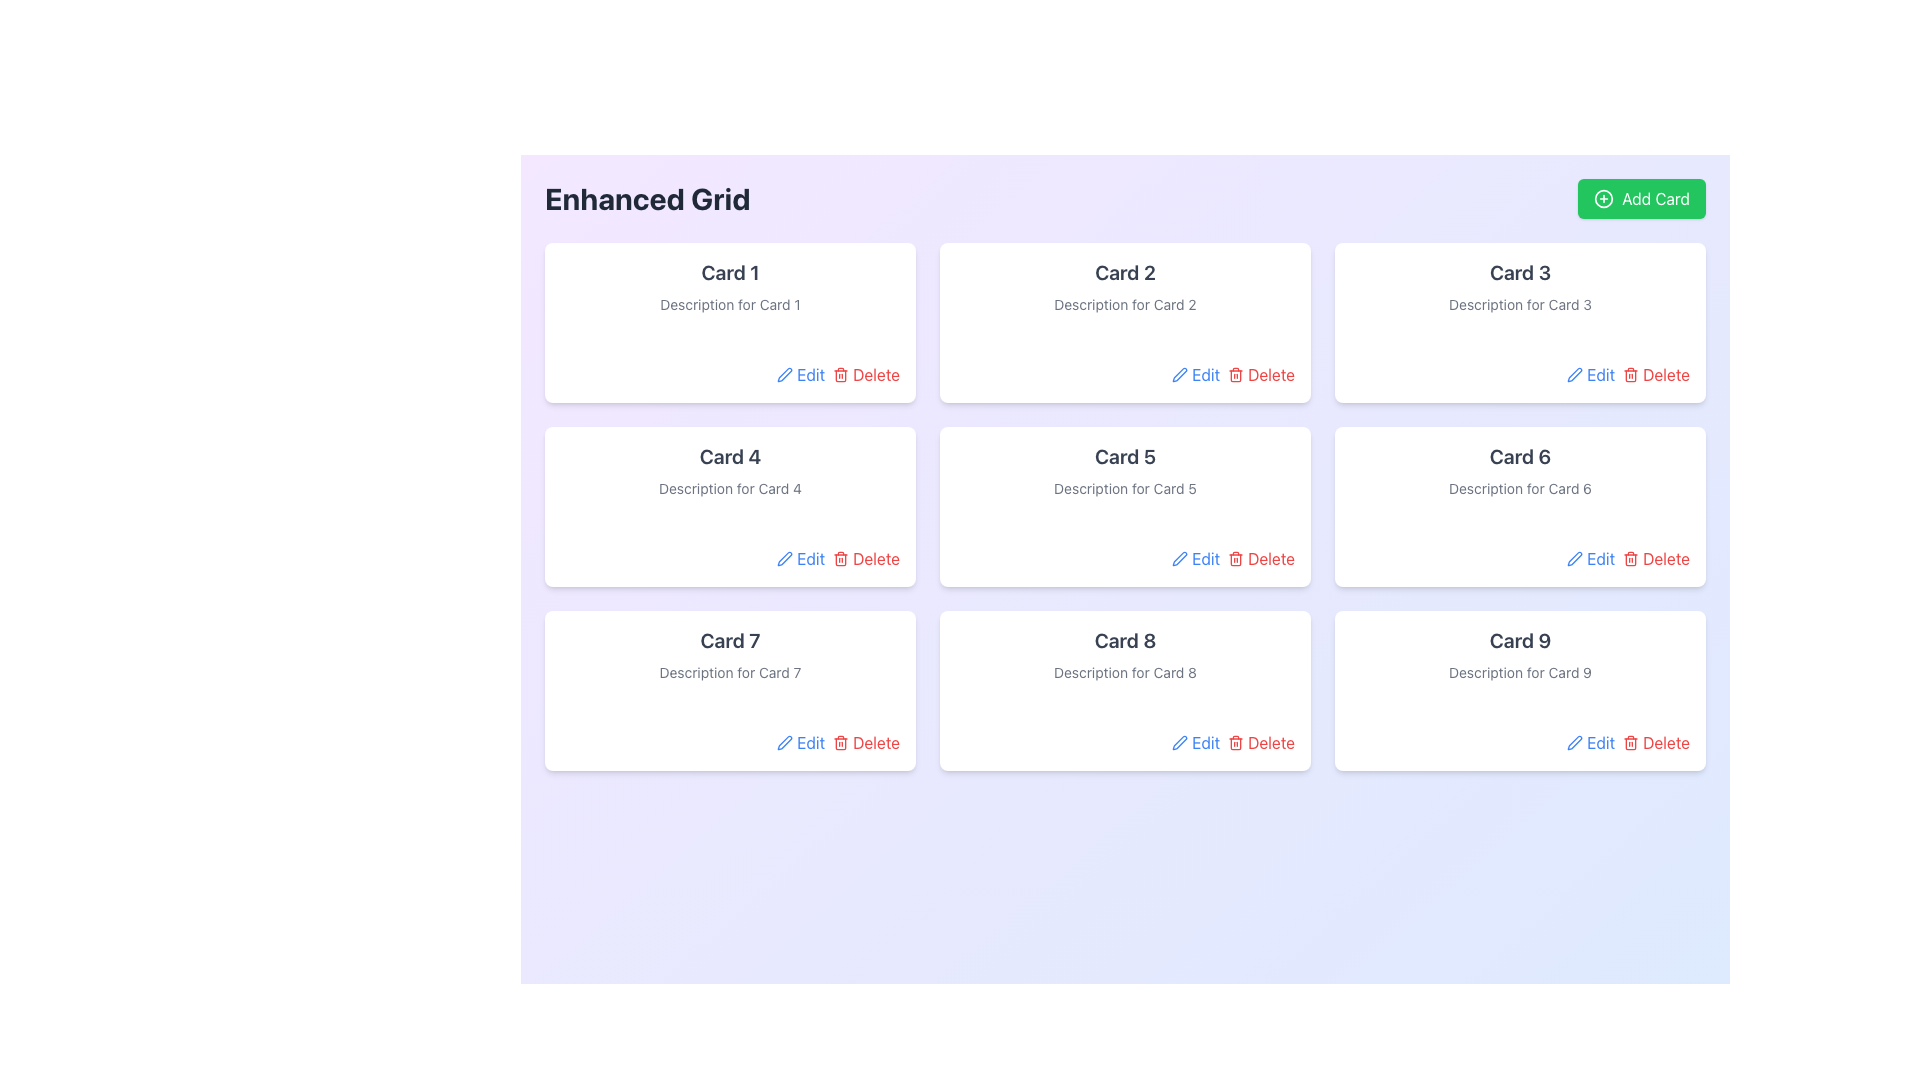  What do you see at coordinates (1574, 743) in the screenshot?
I see `the edit icon located to the left of the 'Edit' text label at the bottom right corner of 'Card 9'` at bounding box center [1574, 743].